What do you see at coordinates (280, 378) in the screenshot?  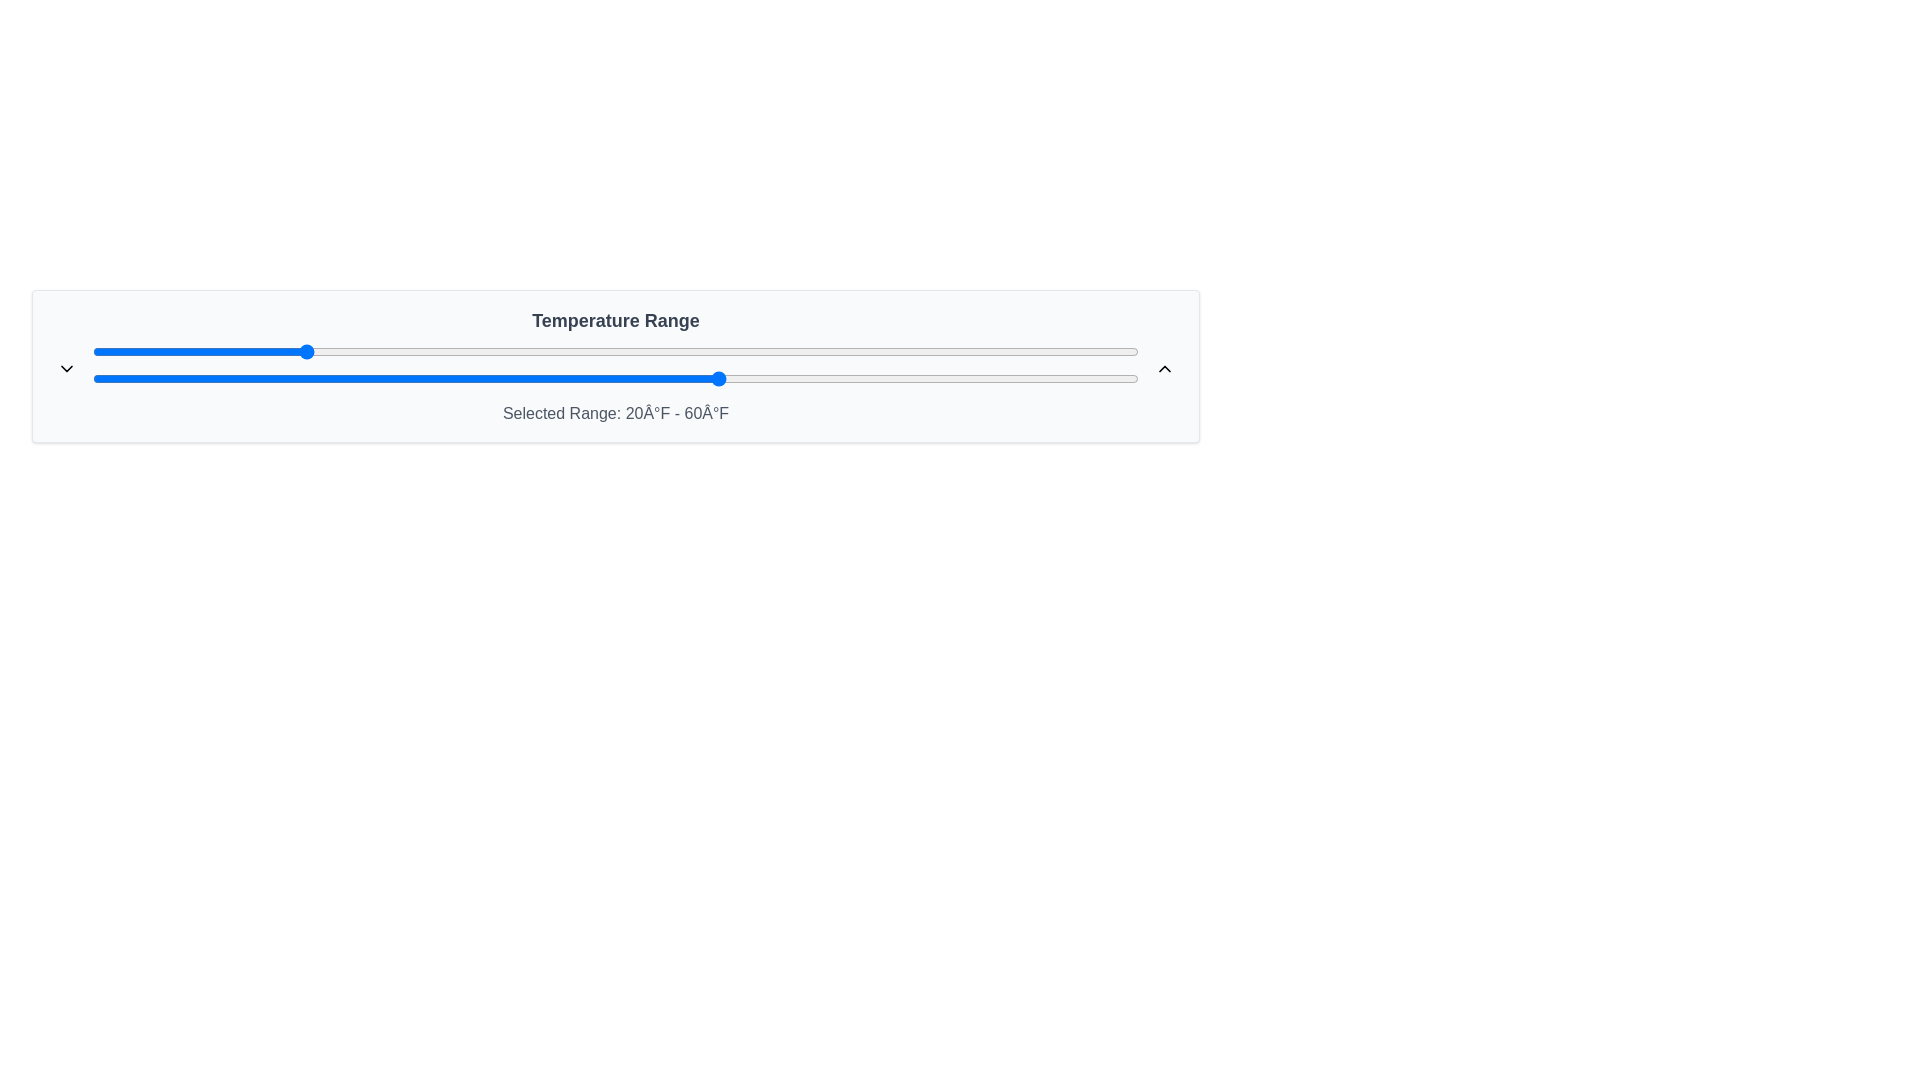 I see `the slider` at bounding box center [280, 378].